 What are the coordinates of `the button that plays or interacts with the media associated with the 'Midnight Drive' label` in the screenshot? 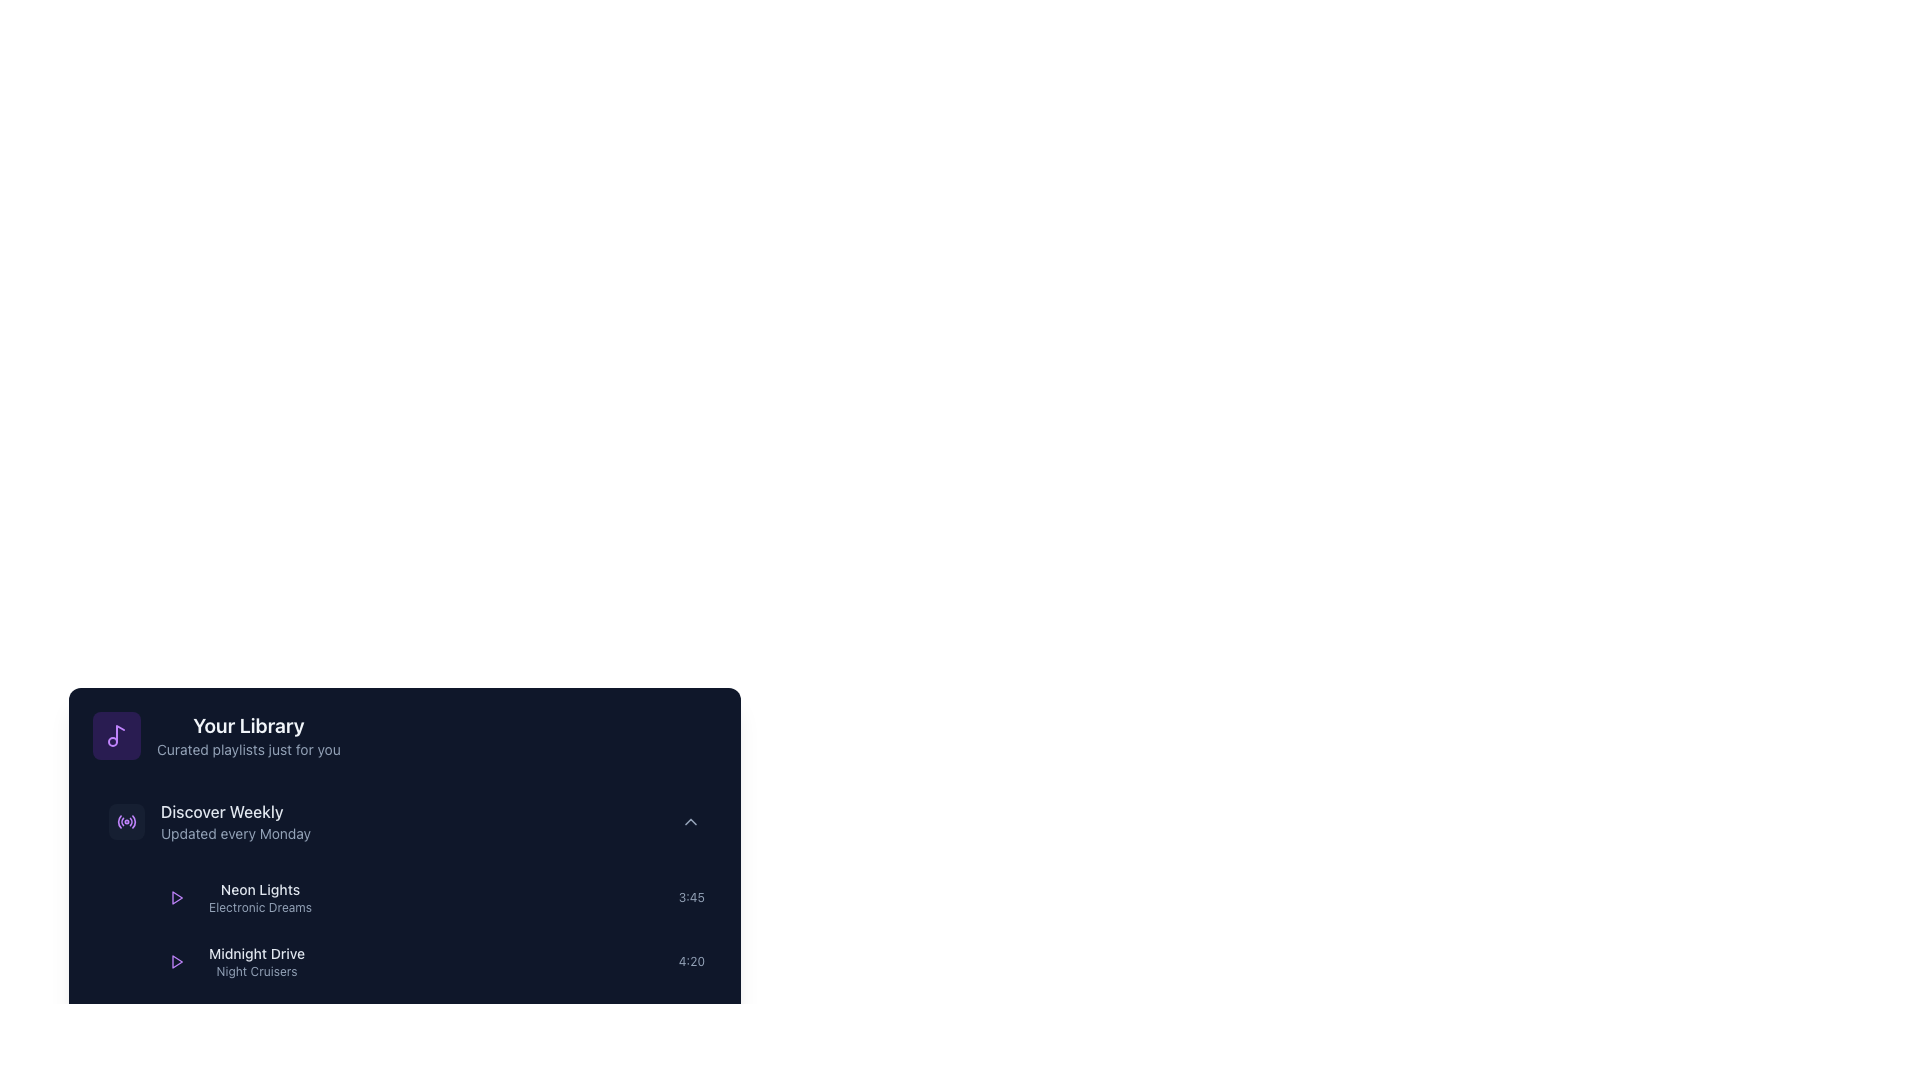 It's located at (177, 960).